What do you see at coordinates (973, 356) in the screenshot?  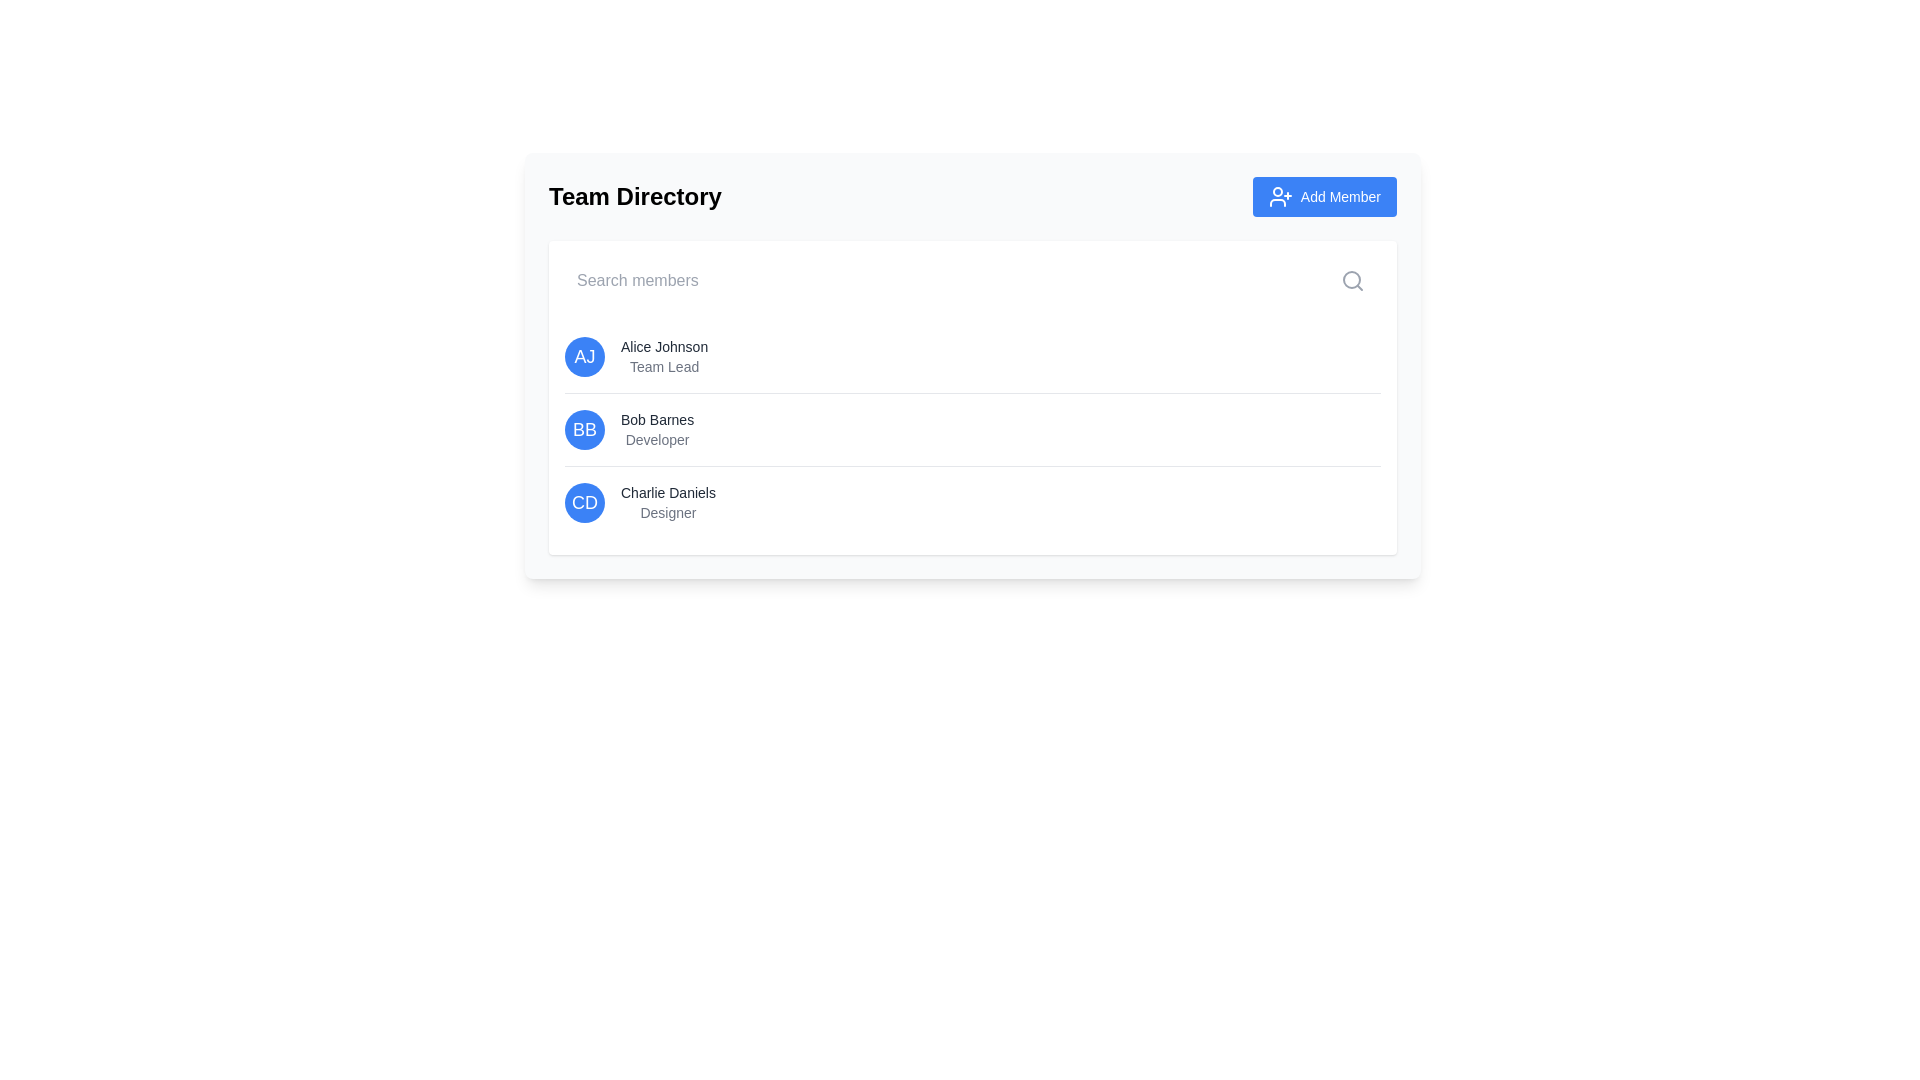 I see `the first list item displaying profile information in the 'Team Directory', which includes initials, name, and role` at bounding box center [973, 356].